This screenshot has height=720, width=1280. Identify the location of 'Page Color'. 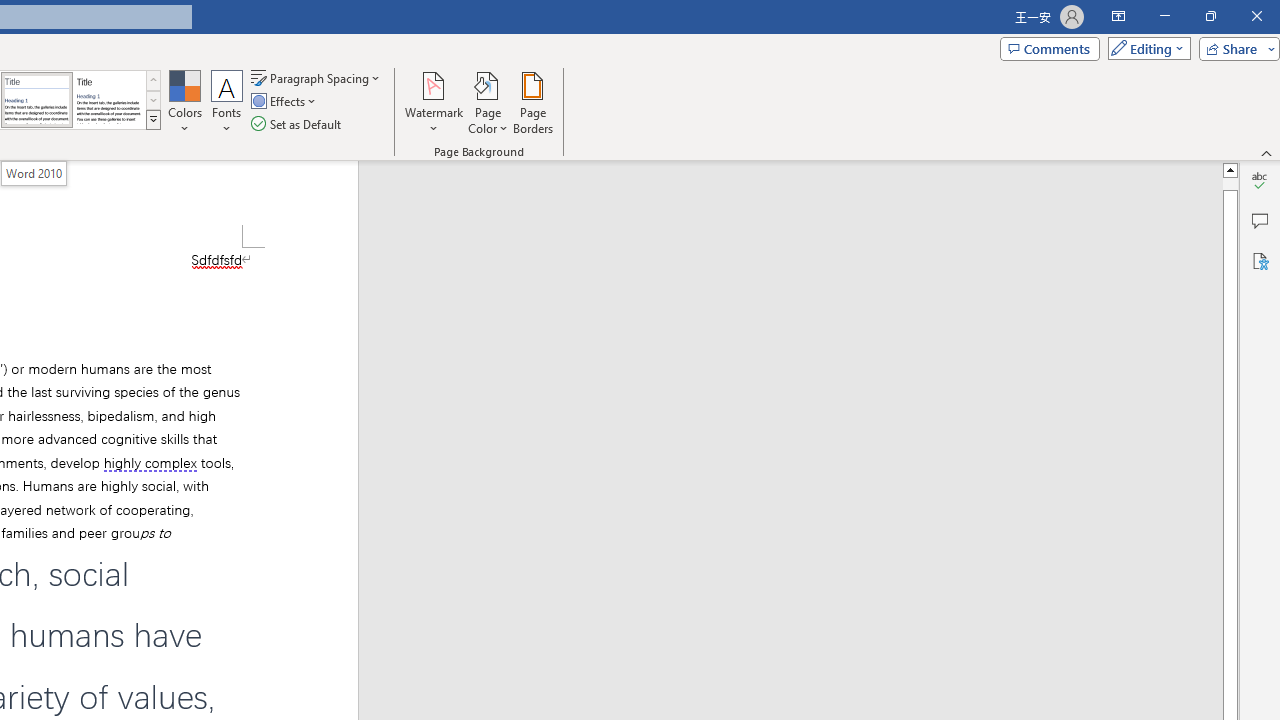
(488, 103).